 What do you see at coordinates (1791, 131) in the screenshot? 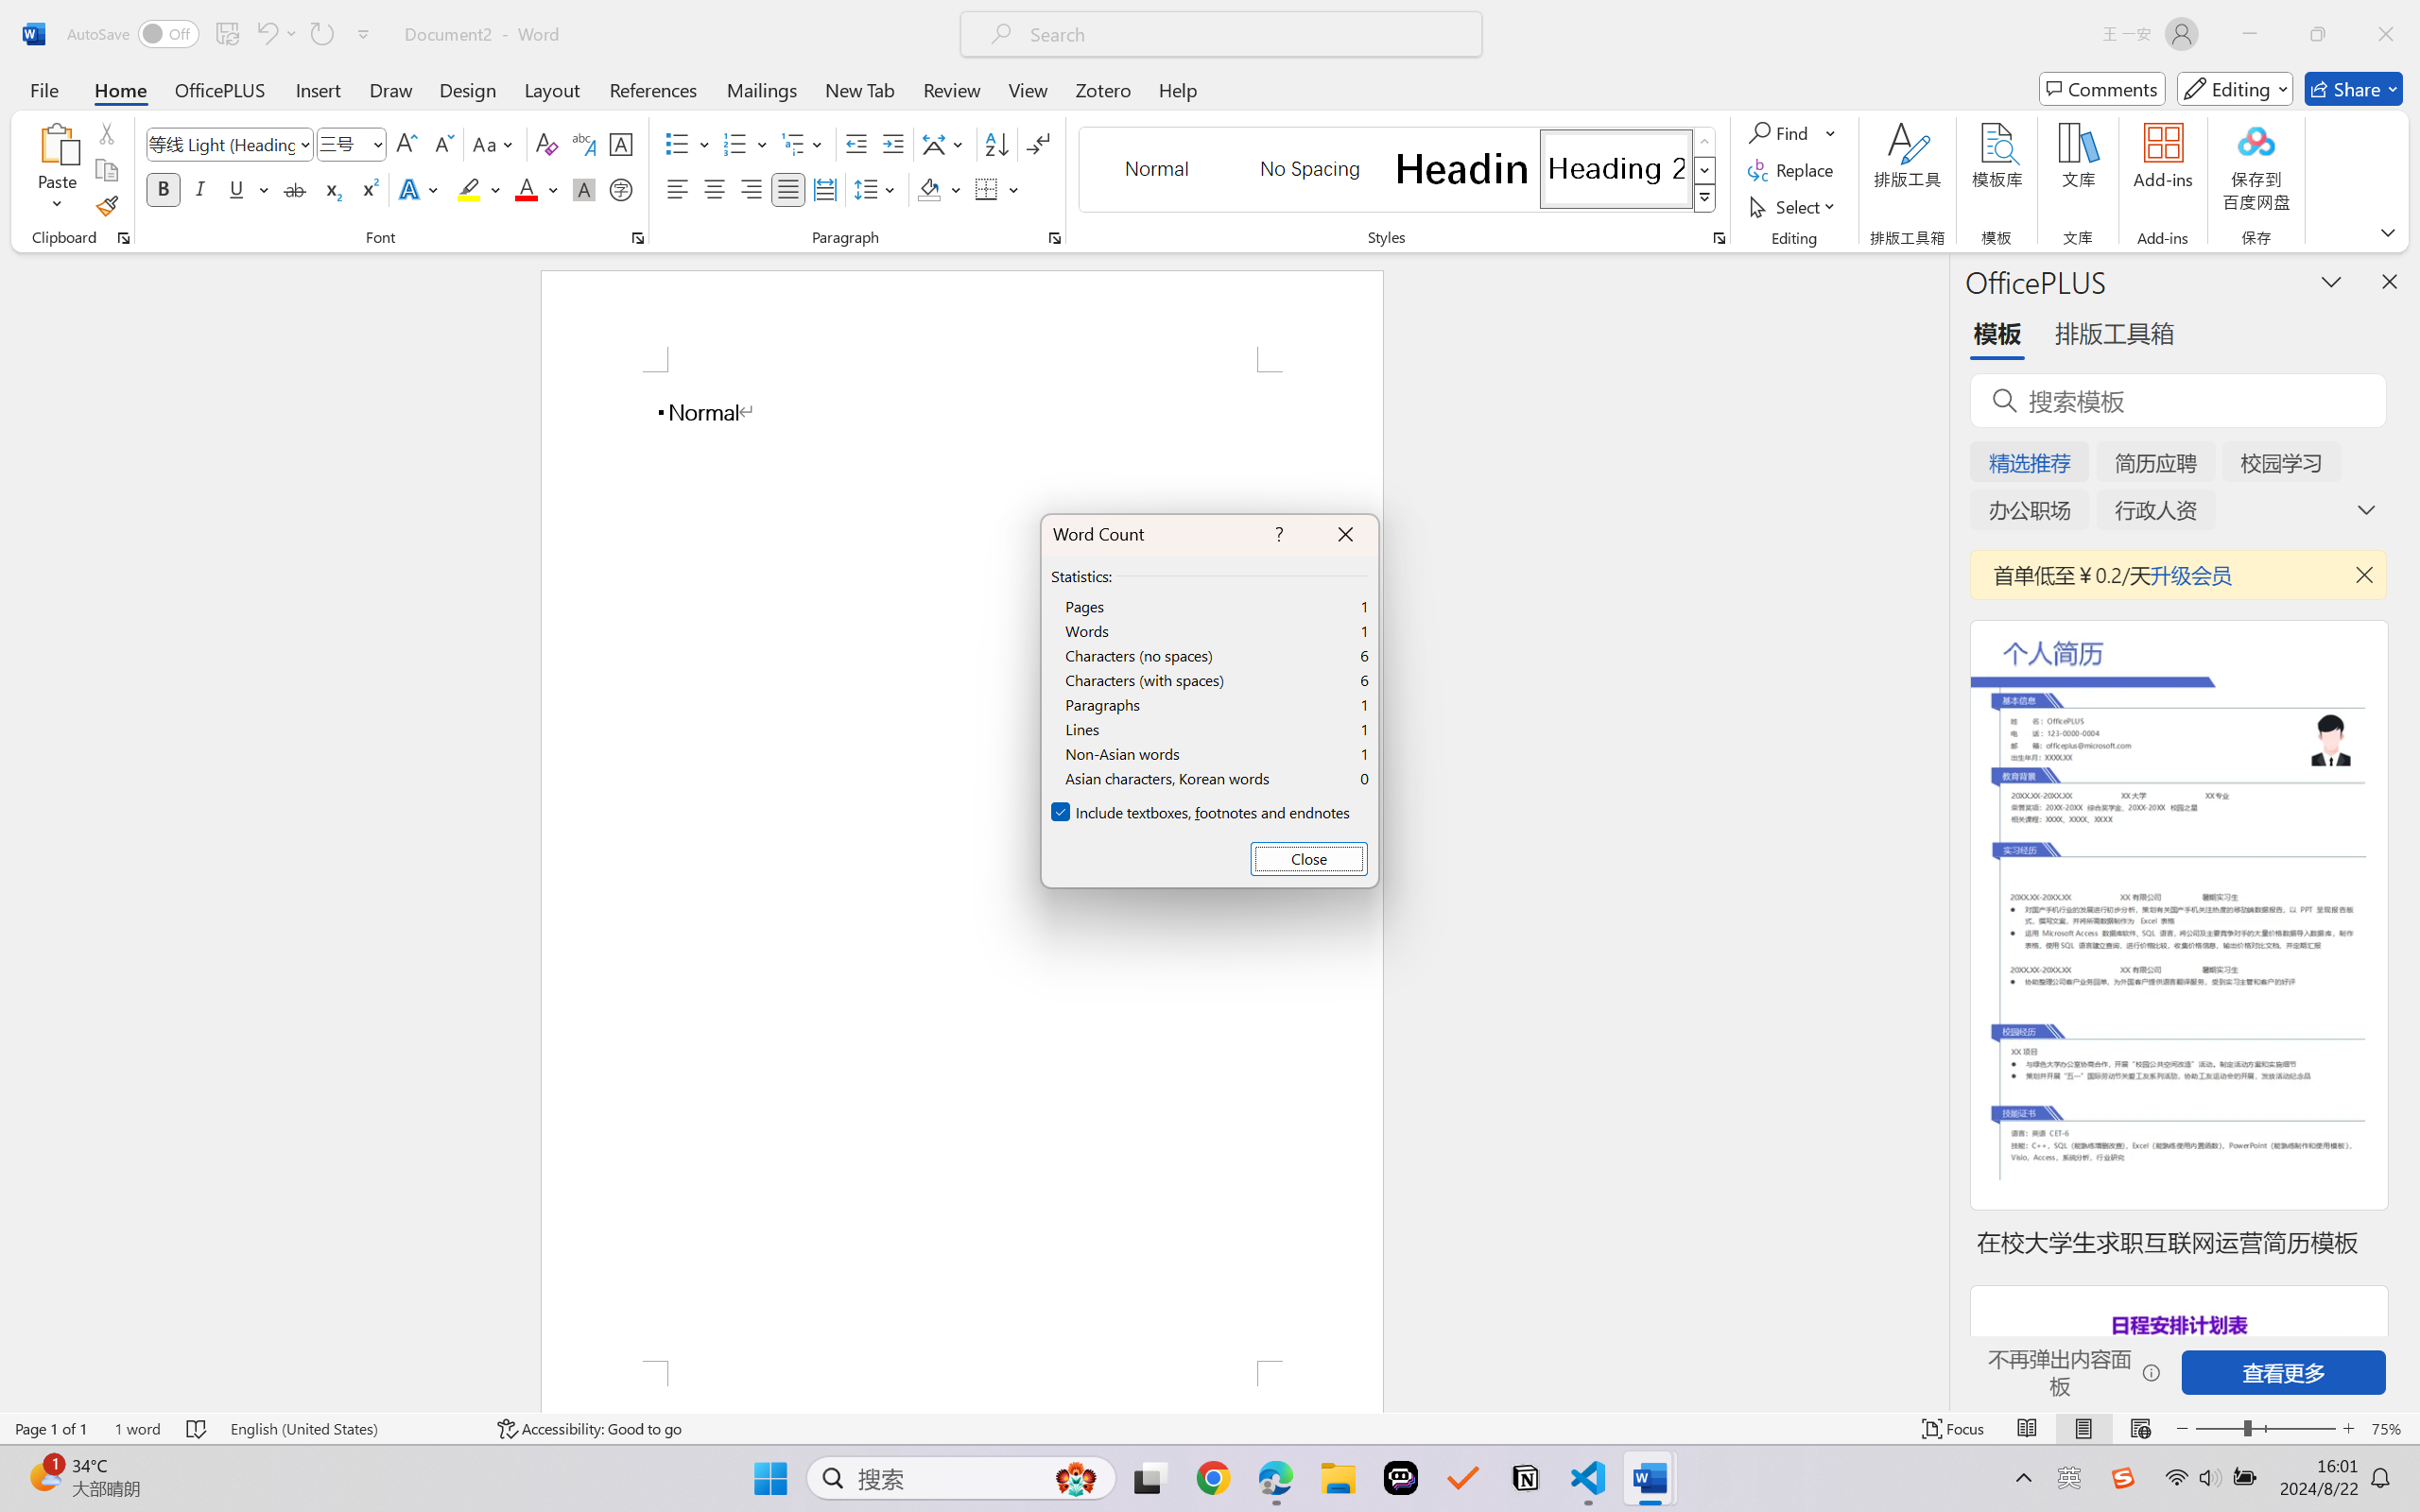
I see `'Find'` at bounding box center [1791, 131].